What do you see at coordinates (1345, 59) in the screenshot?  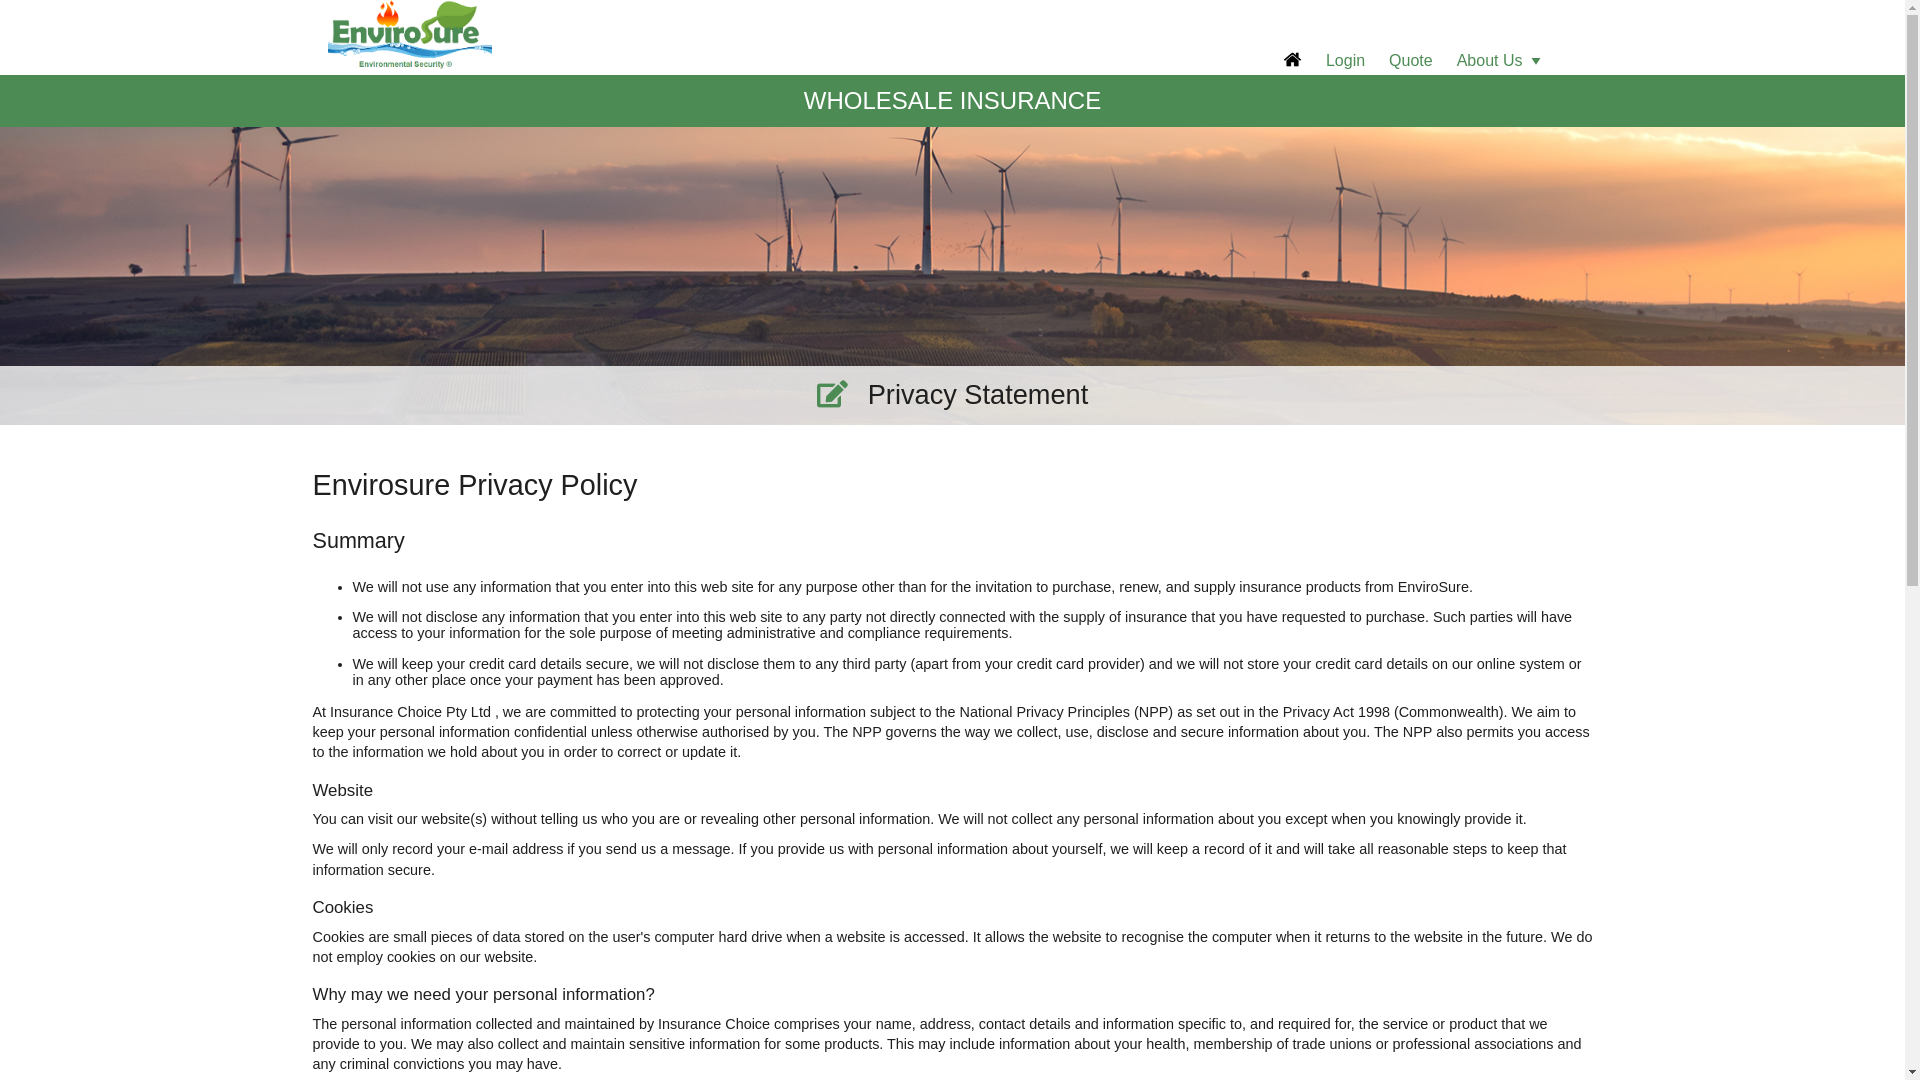 I see `'Login'` at bounding box center [1345, 59].